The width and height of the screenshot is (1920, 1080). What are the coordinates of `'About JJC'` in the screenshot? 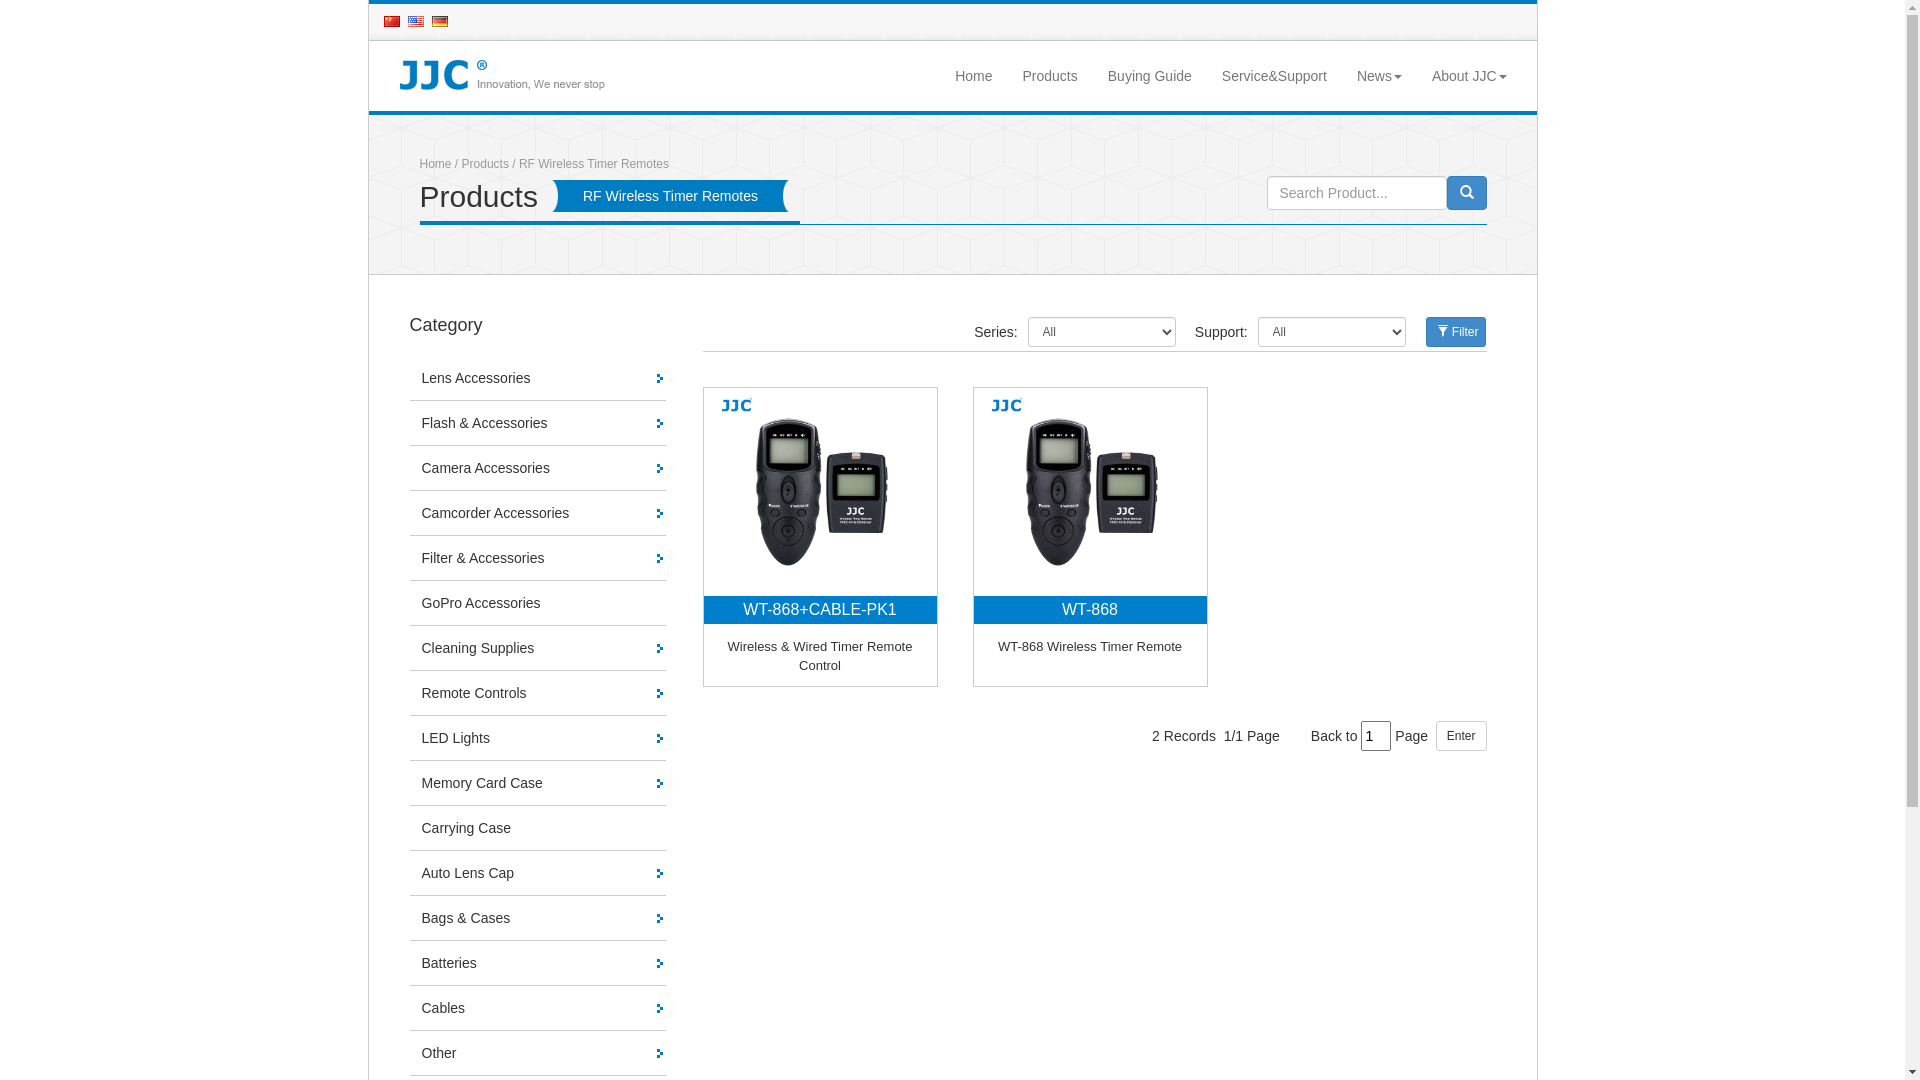 It's located at (1469, 75).